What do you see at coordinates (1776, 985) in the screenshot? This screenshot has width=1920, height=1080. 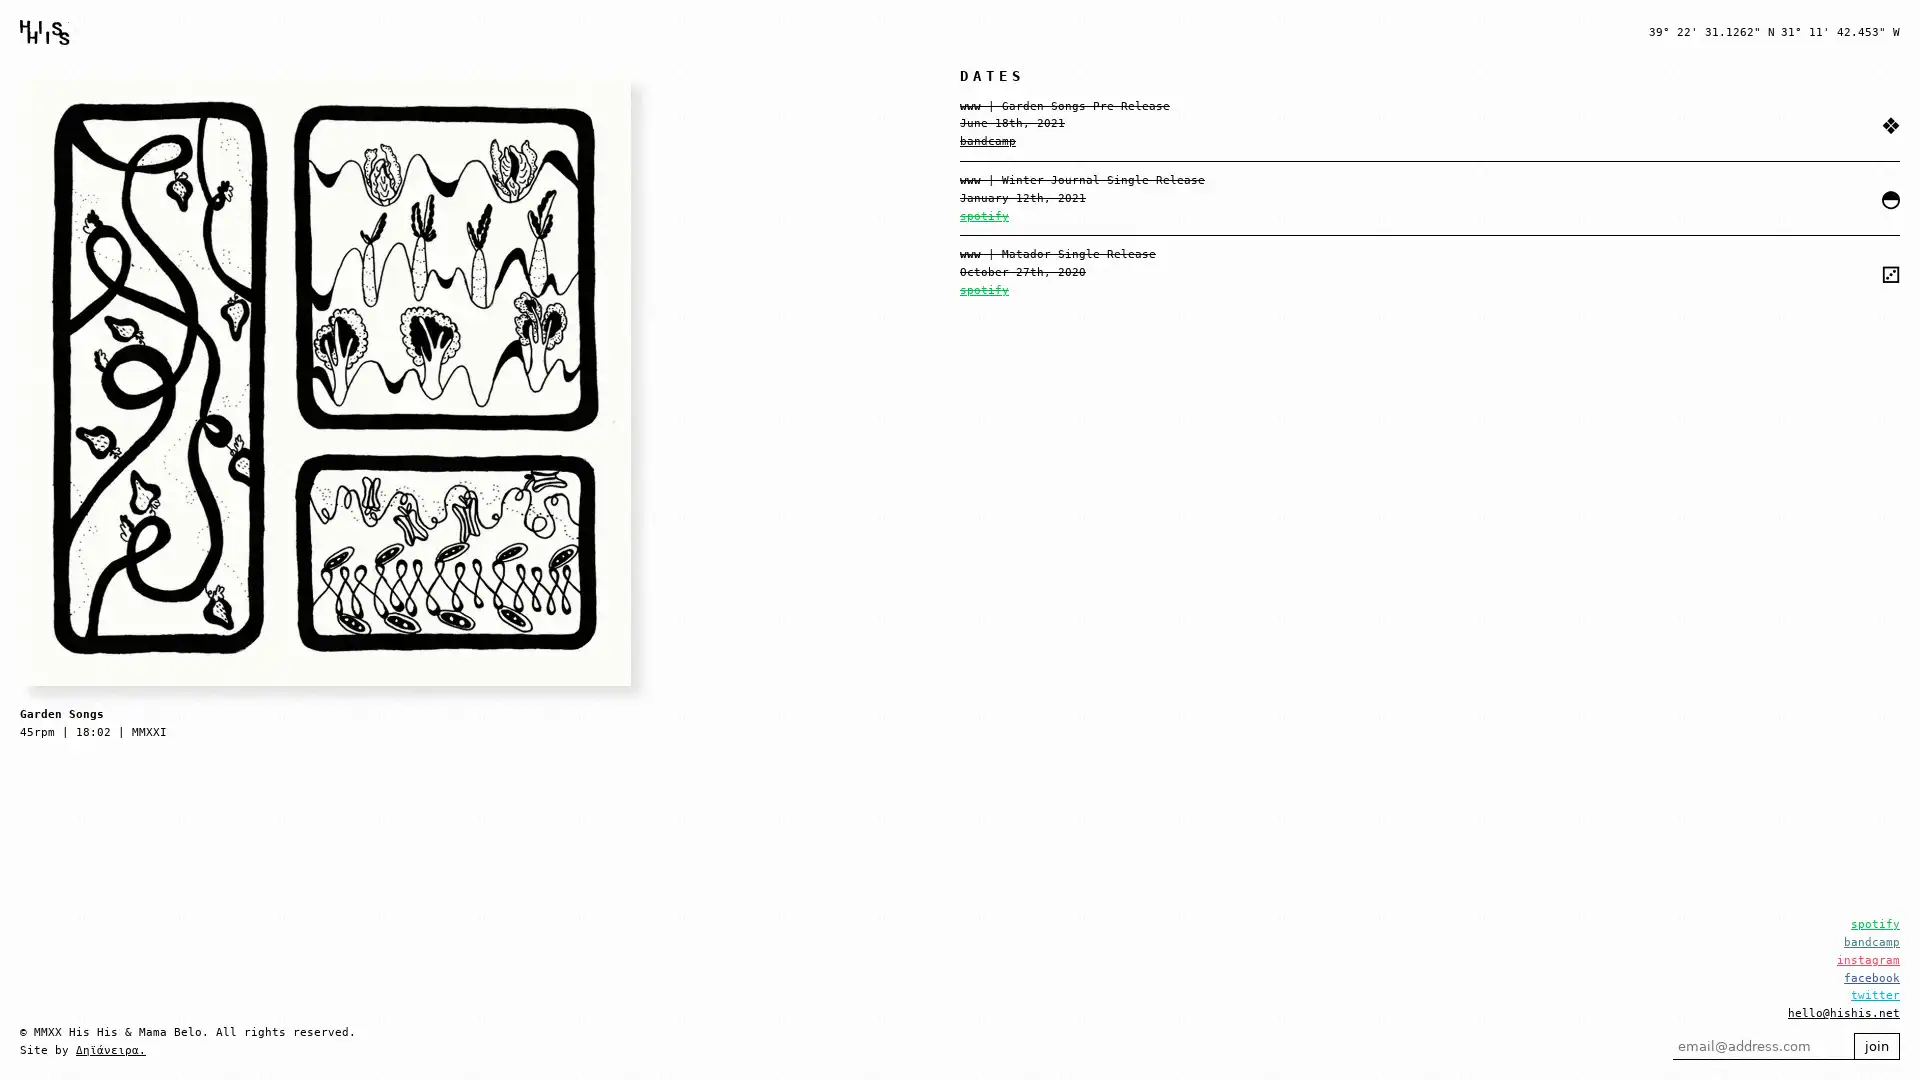 I see `join` at bounding box center [1776, 985].